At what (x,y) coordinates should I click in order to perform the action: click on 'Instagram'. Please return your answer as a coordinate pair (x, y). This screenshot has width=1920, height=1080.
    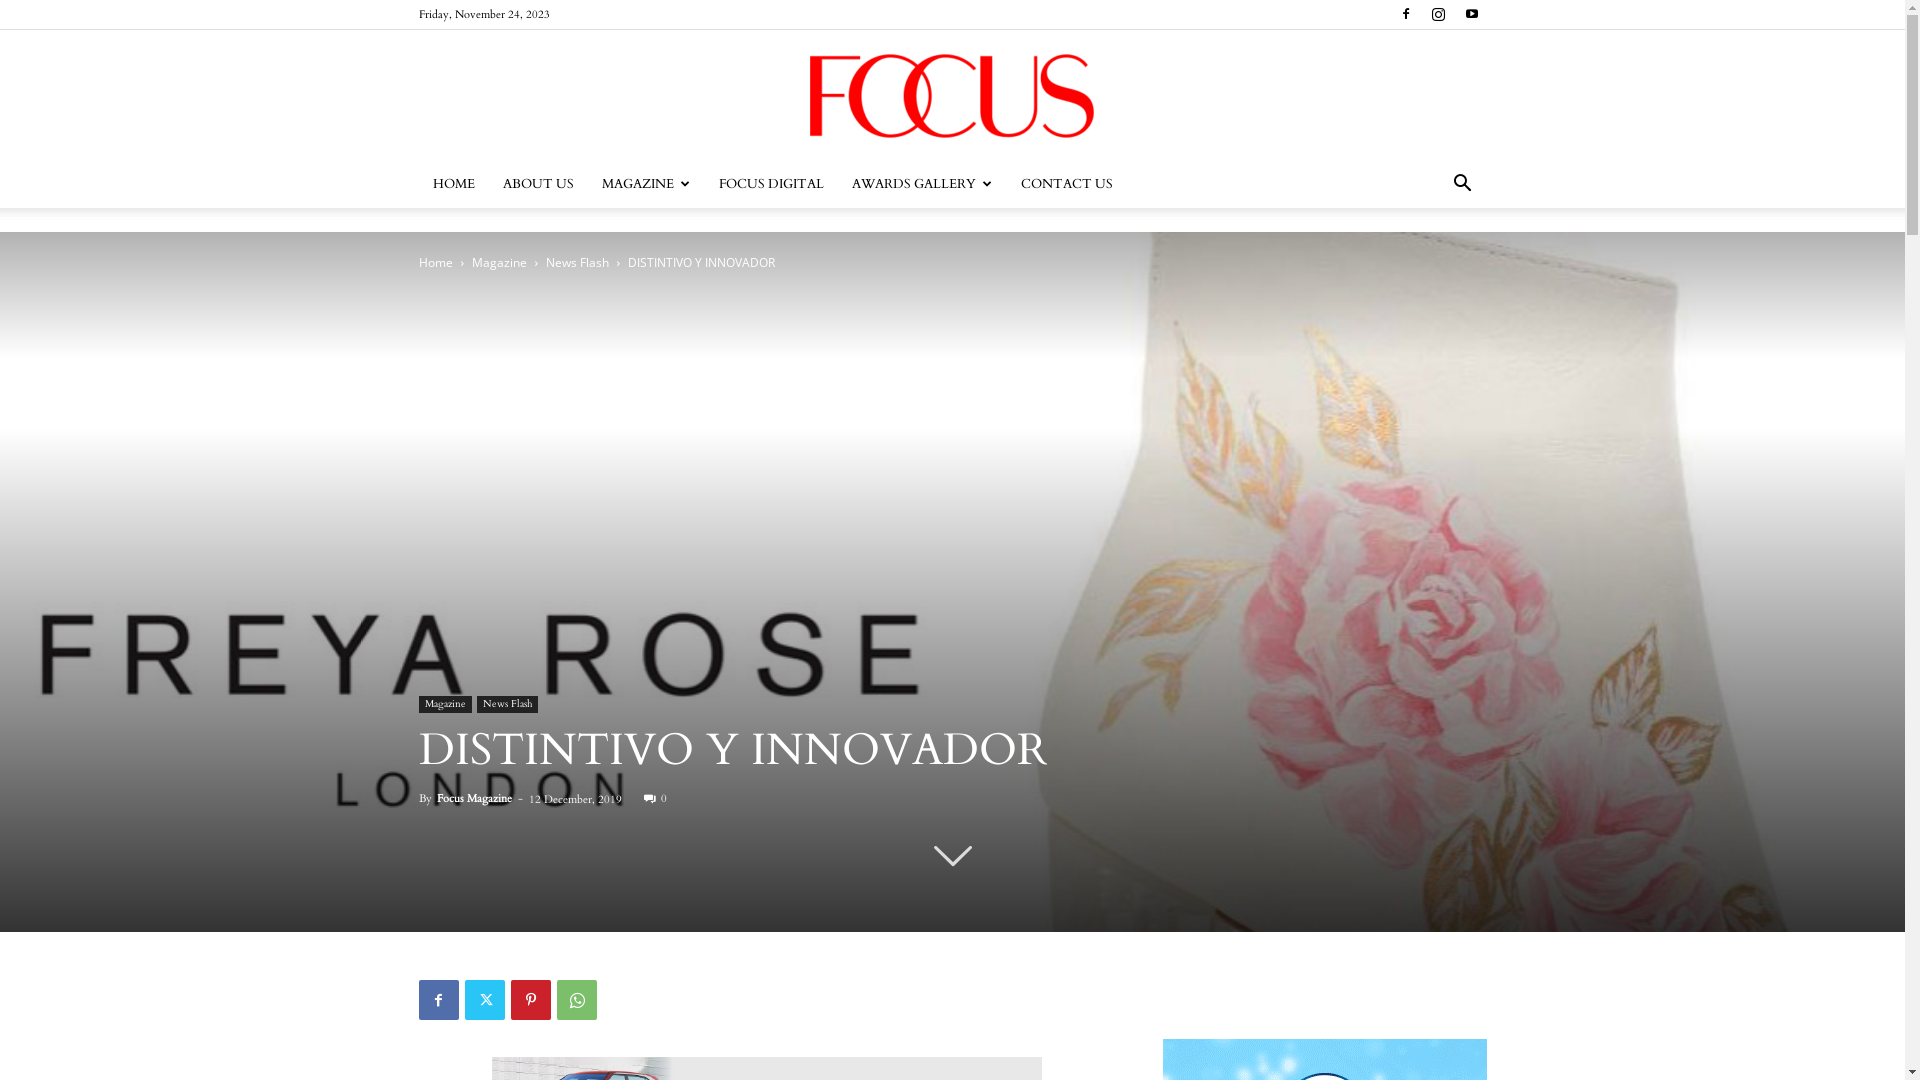
    Looking at the image, I should click on (1423, 14).